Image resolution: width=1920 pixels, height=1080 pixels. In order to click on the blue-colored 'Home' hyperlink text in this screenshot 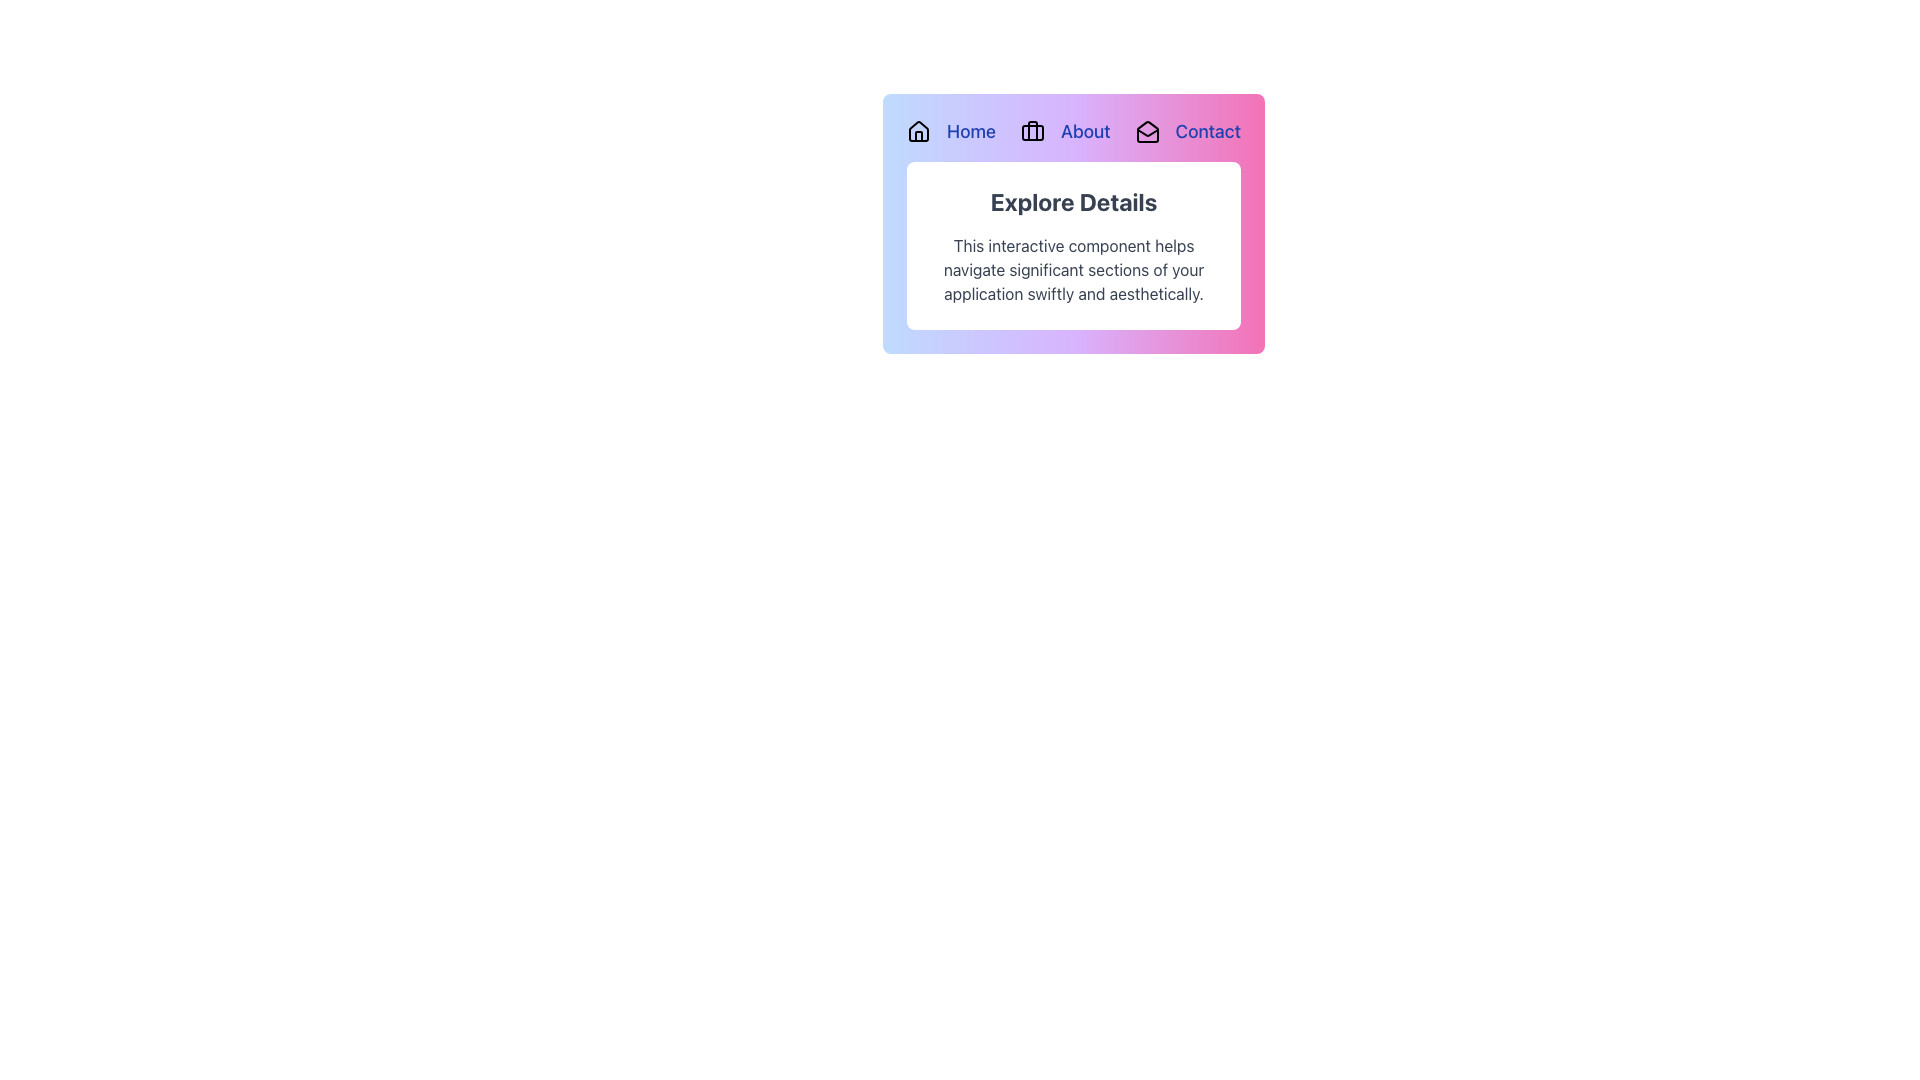, I will do `click(971, 131)`.